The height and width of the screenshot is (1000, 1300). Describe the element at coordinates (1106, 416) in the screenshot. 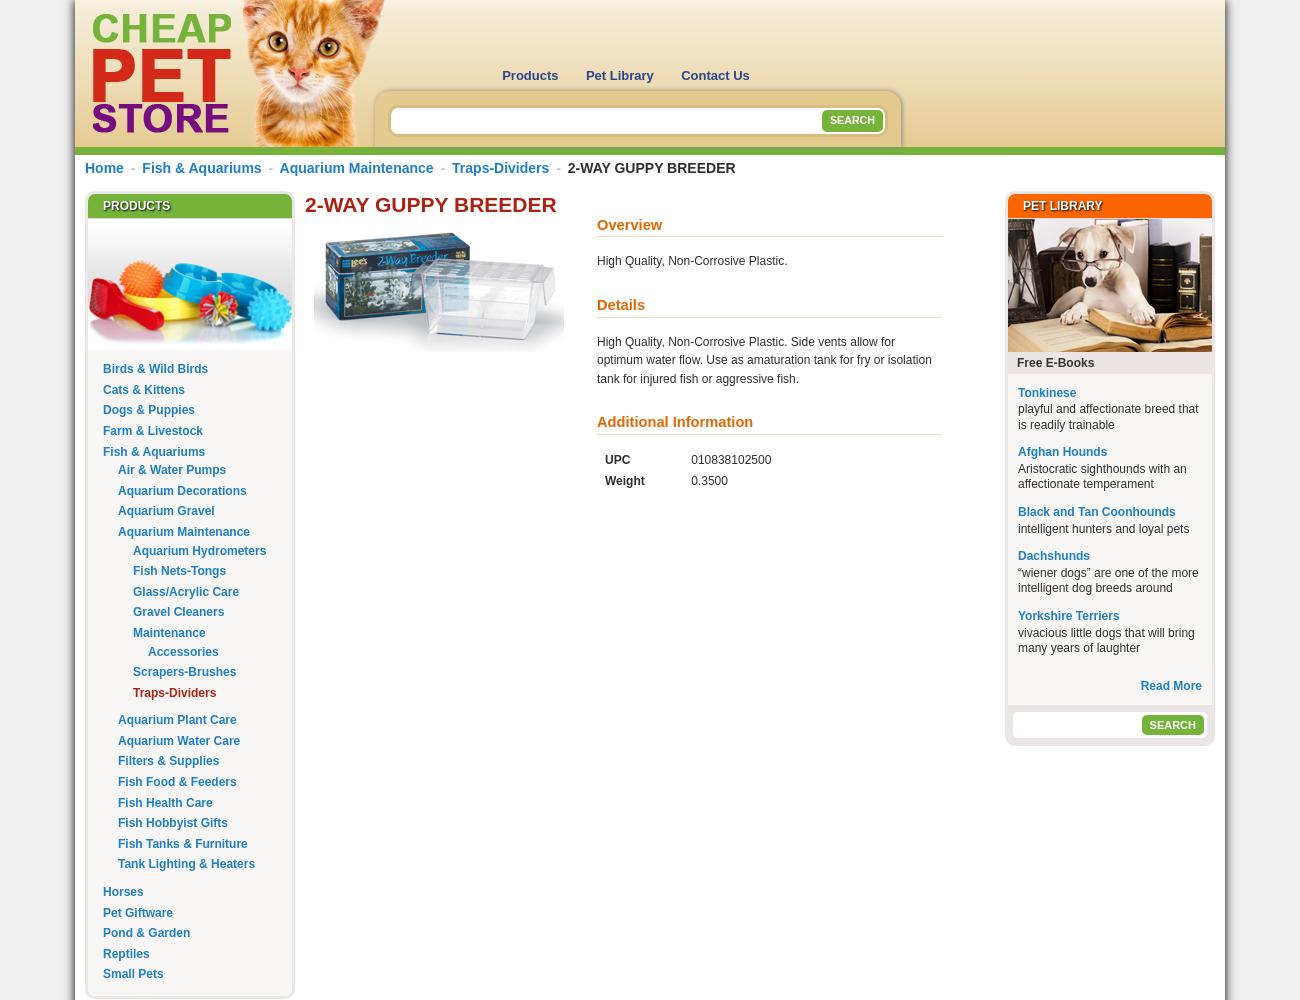

I see `'playful and affectionate breed that is readily trainable'` at that location.